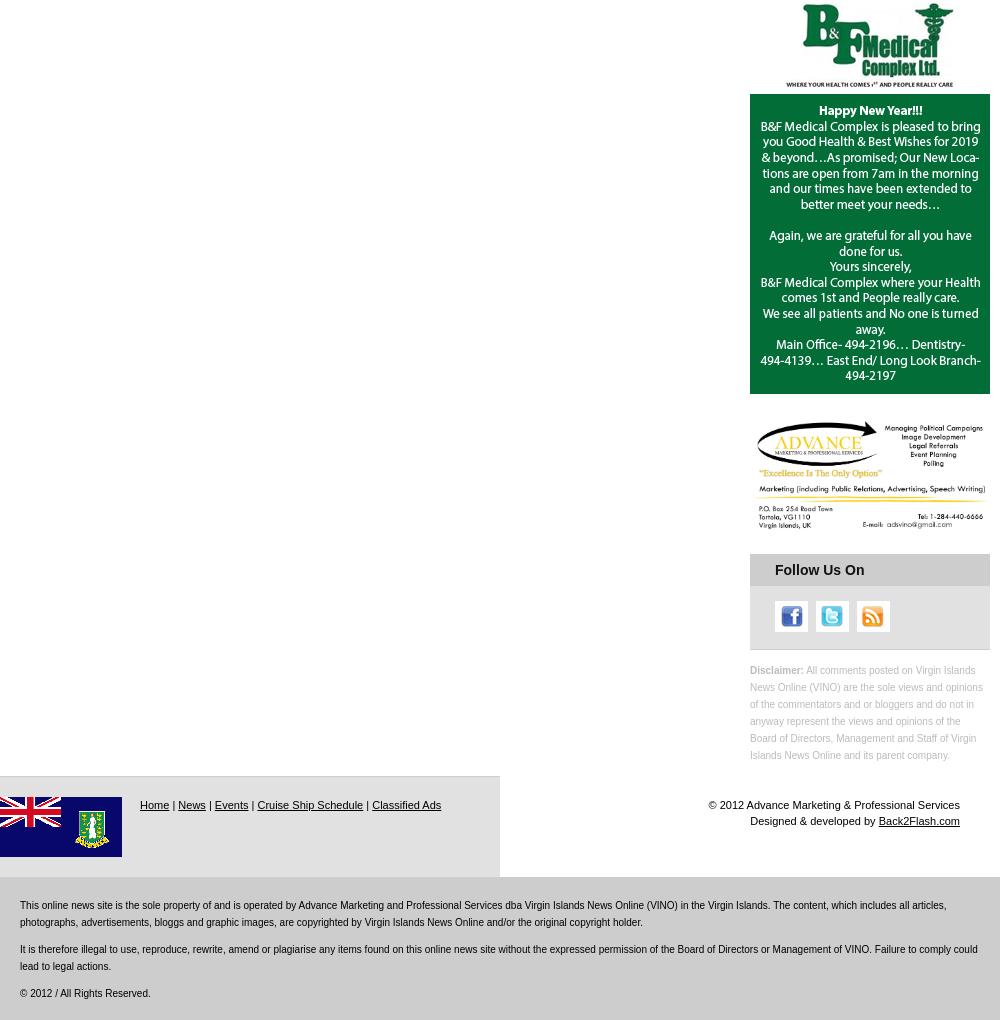 The width and height of the screenshot is (1000, 1020). I want to click on 'Back2Flash.com', so click(919, 819).